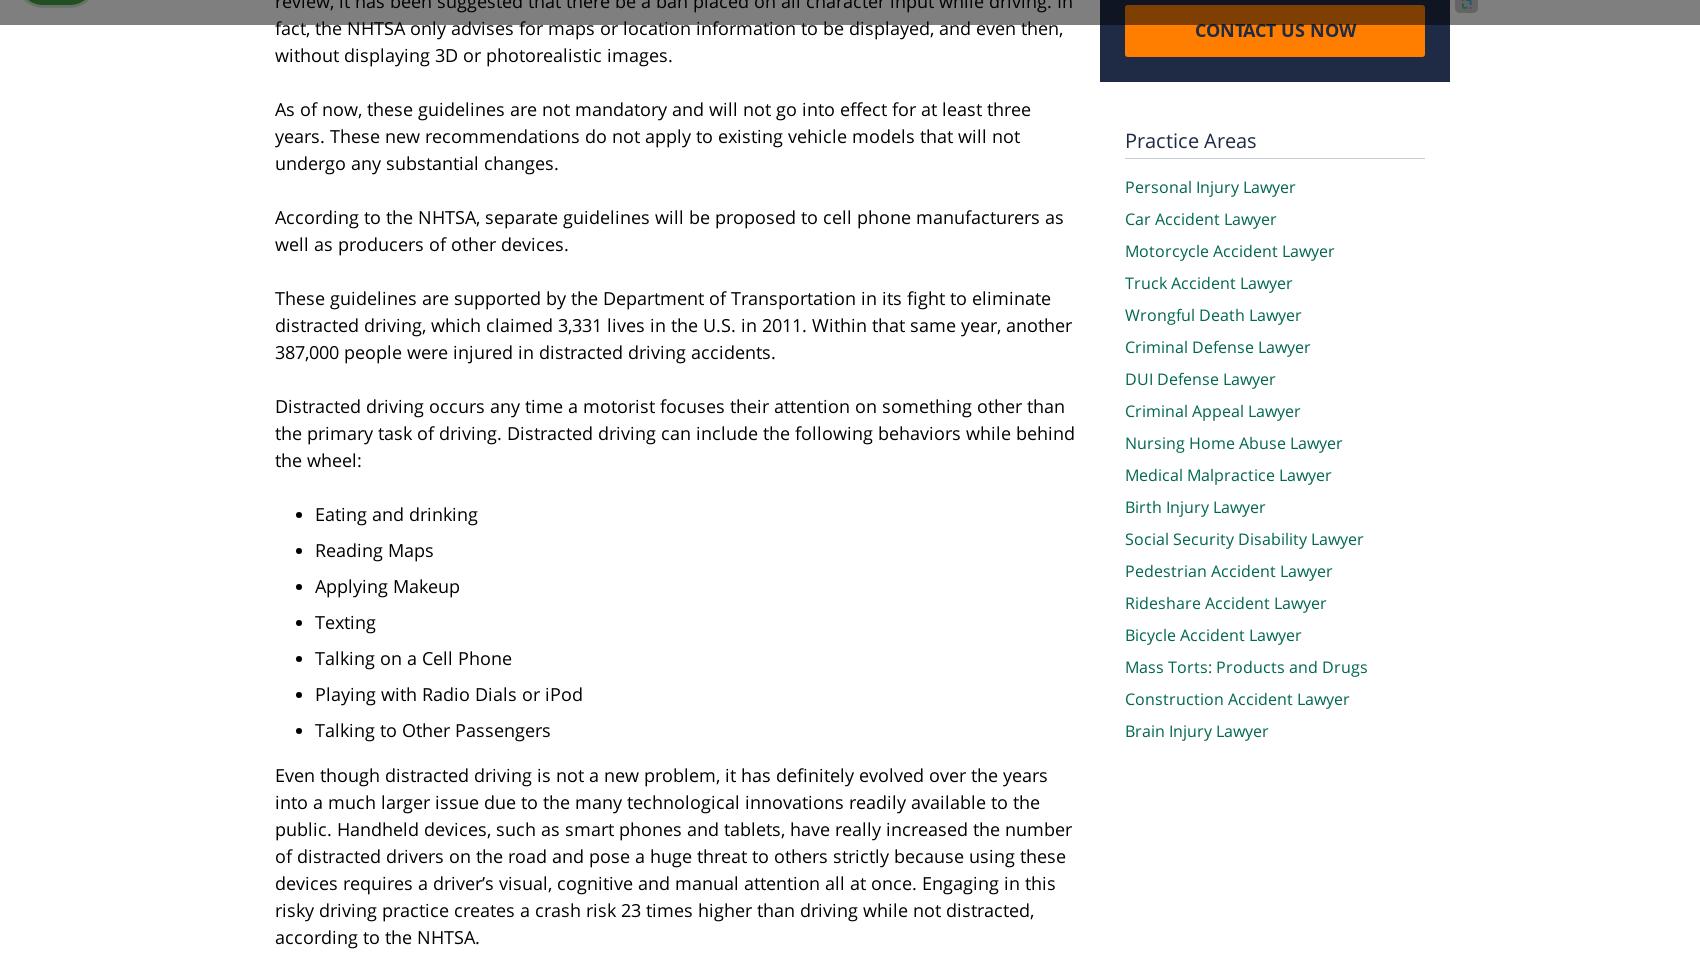  Describe the element at coordinates (1194, 505) in the screenshot. I see `'Birth Injury Lawyer'` at that location.